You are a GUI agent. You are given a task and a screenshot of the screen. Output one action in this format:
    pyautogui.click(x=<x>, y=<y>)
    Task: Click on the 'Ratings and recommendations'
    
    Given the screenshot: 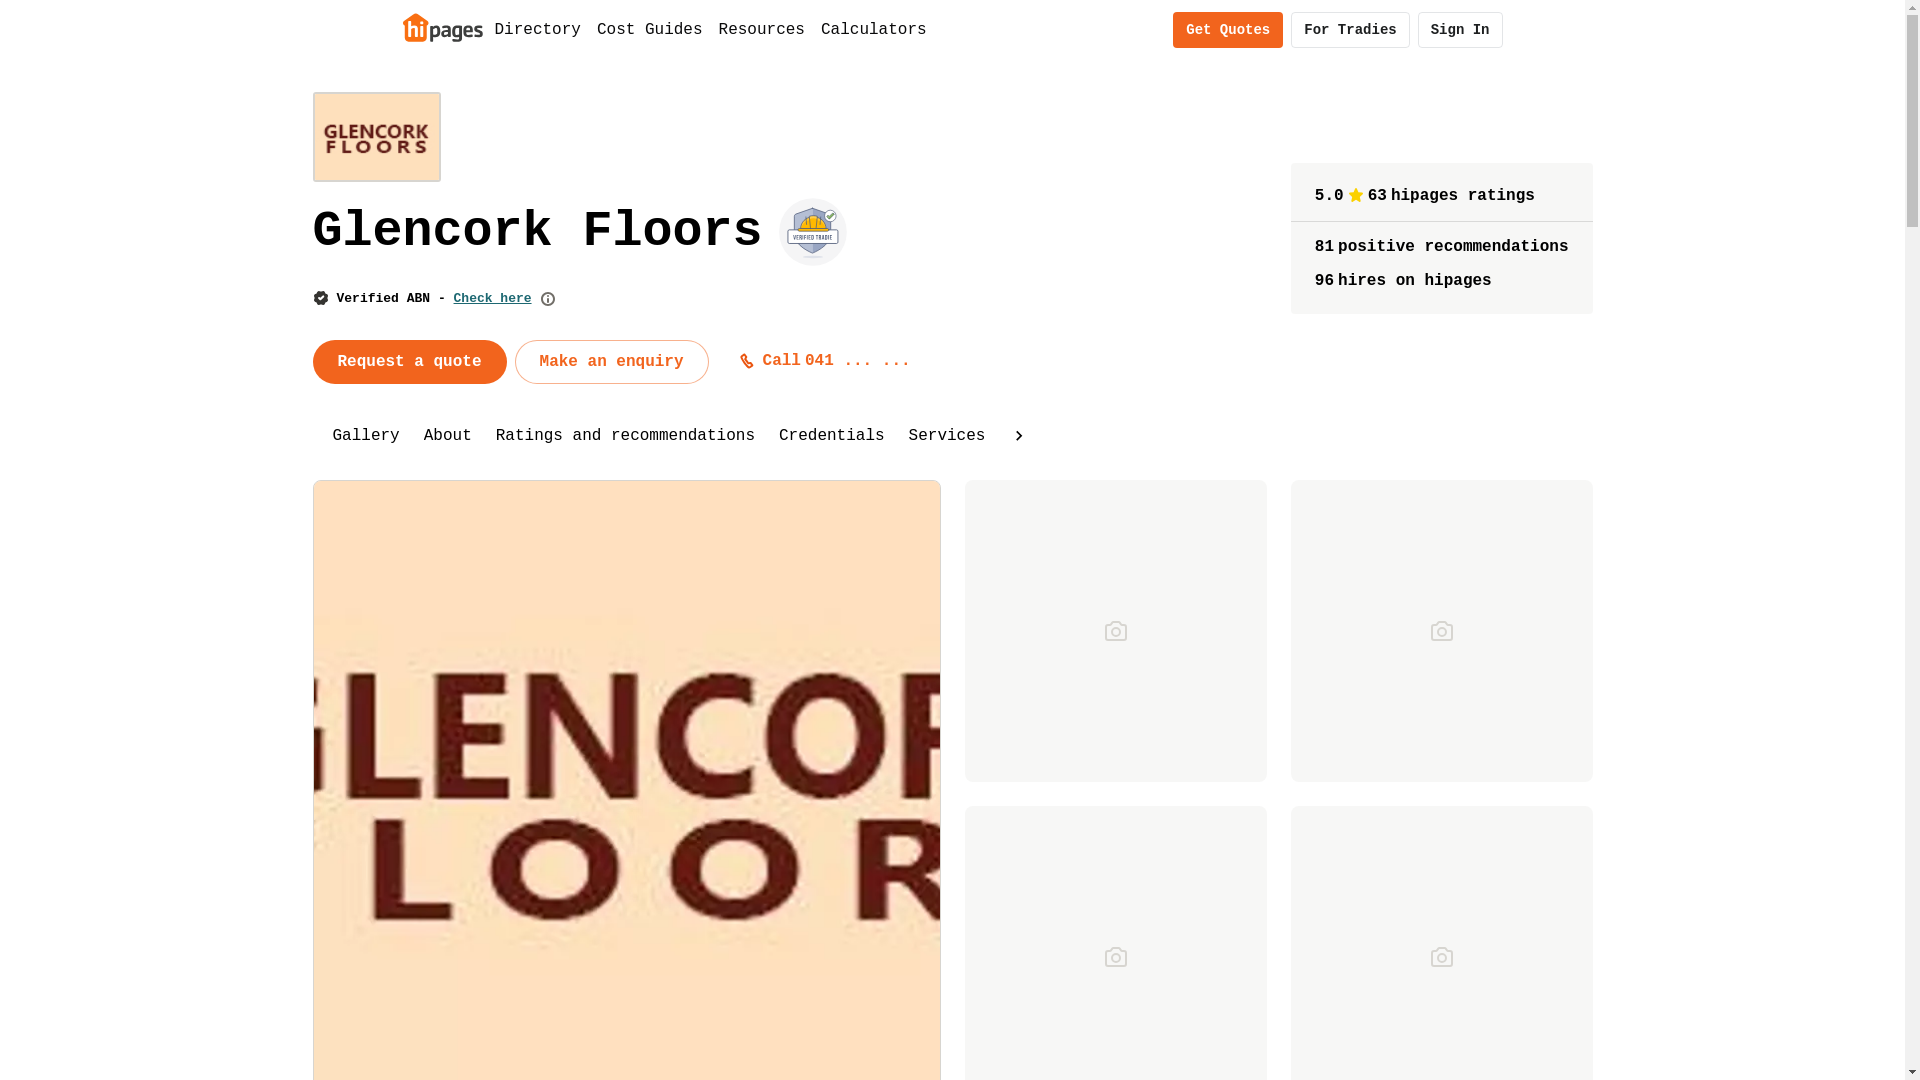 What is the action you would take?
    pyautogui.click(x=624, y=434)
    